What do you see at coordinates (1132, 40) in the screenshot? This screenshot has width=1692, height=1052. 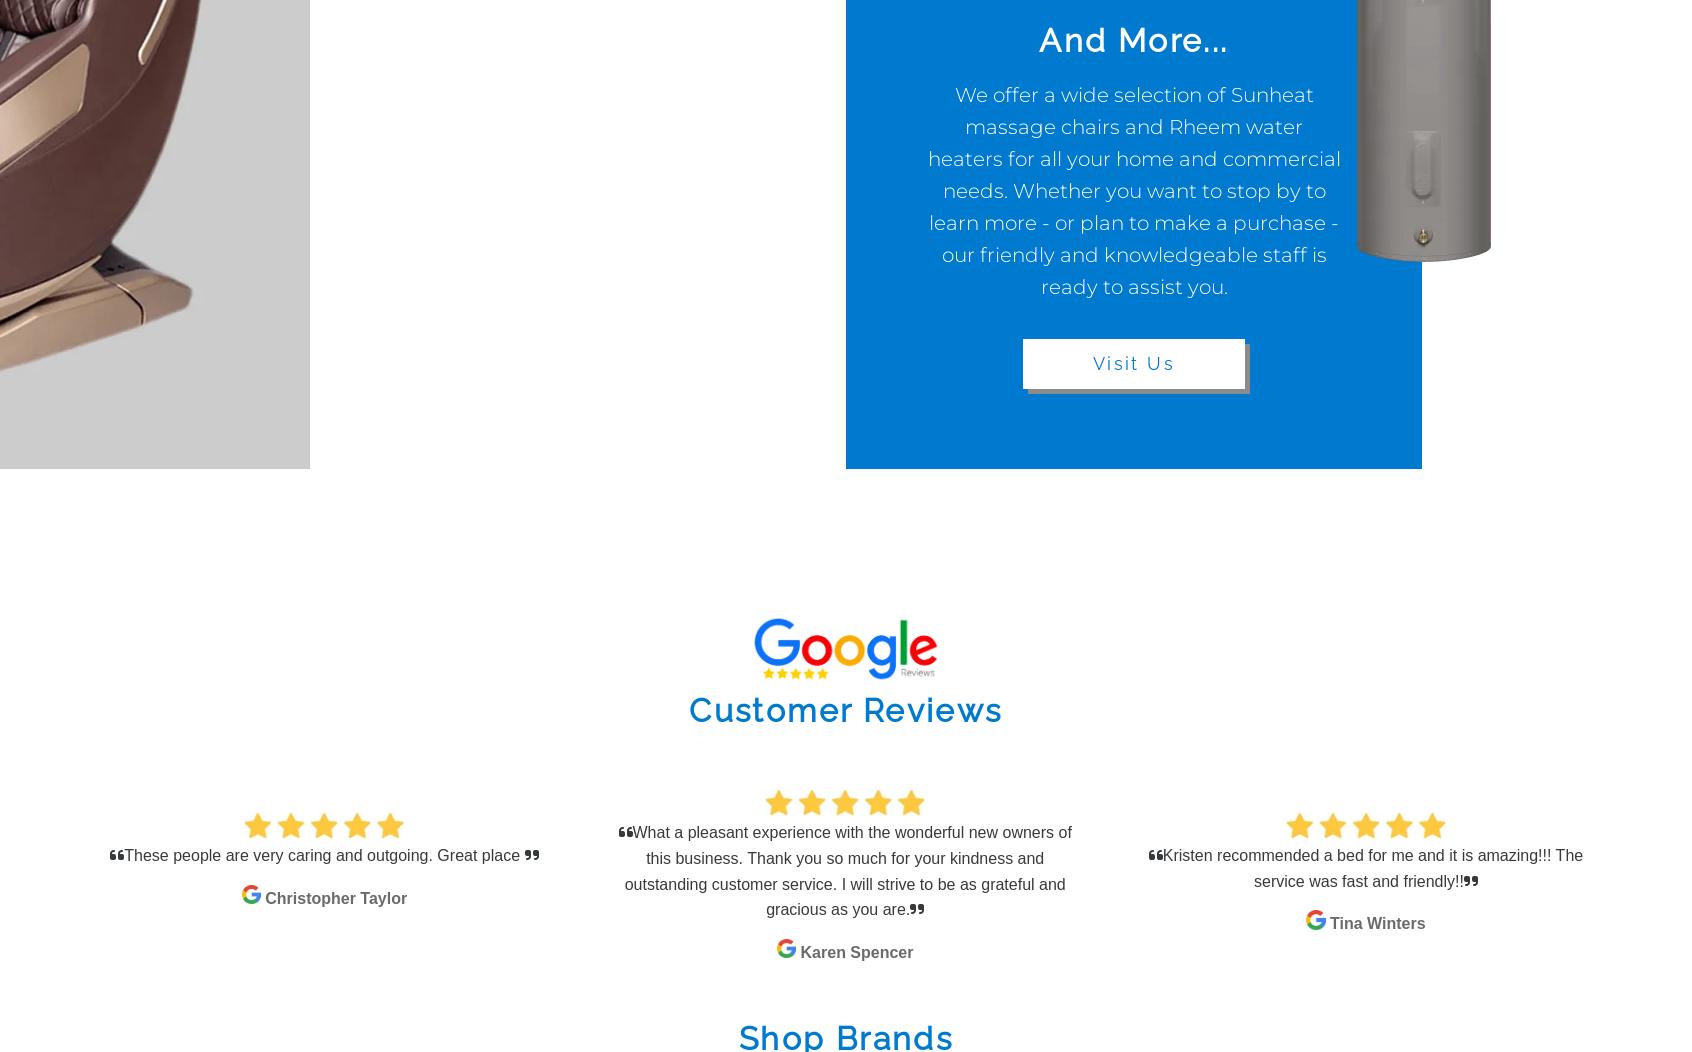 I see `'And More...'` at bounding box center [1132, 40].